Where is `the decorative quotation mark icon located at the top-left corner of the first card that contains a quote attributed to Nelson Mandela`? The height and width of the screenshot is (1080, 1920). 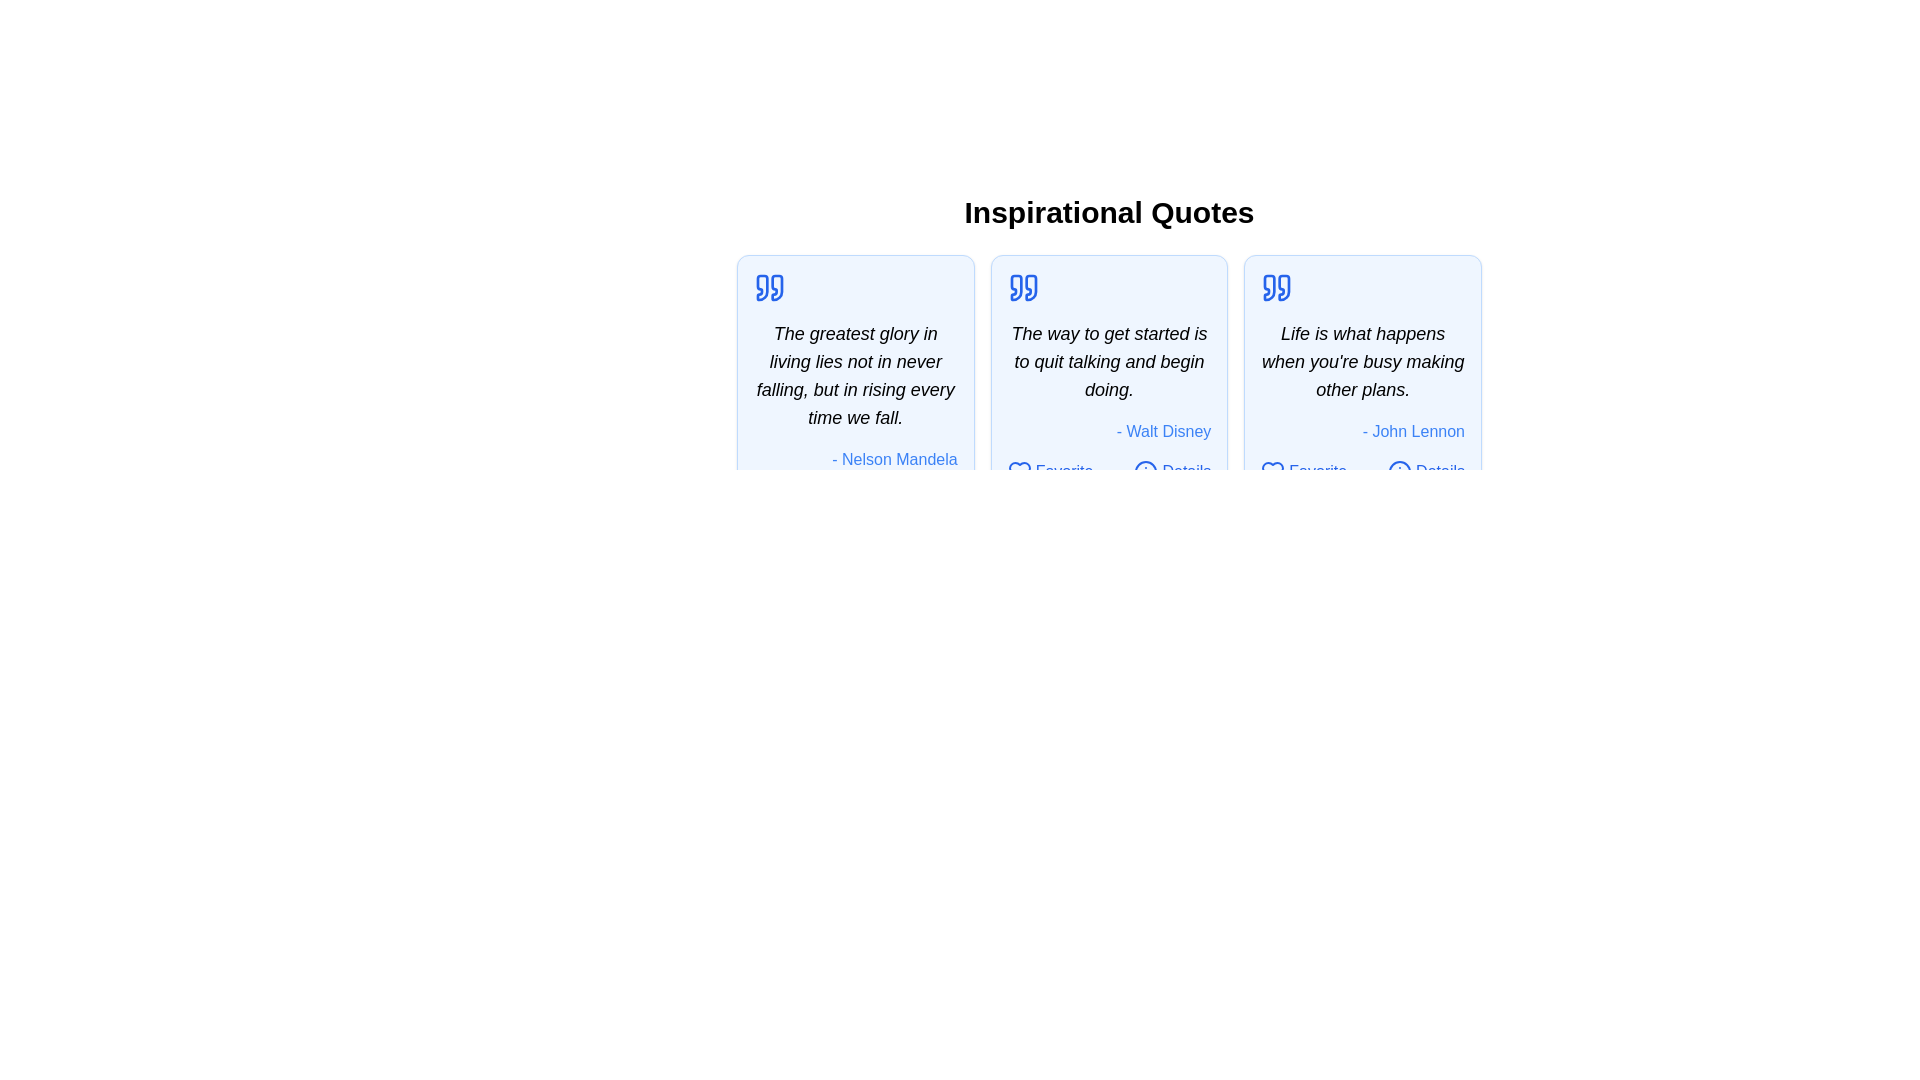 the decorative quotation mark icon located at the top-left corner of the first card that contains a quote attributed to Nelson Mandela is located at coordinates (768, 288).